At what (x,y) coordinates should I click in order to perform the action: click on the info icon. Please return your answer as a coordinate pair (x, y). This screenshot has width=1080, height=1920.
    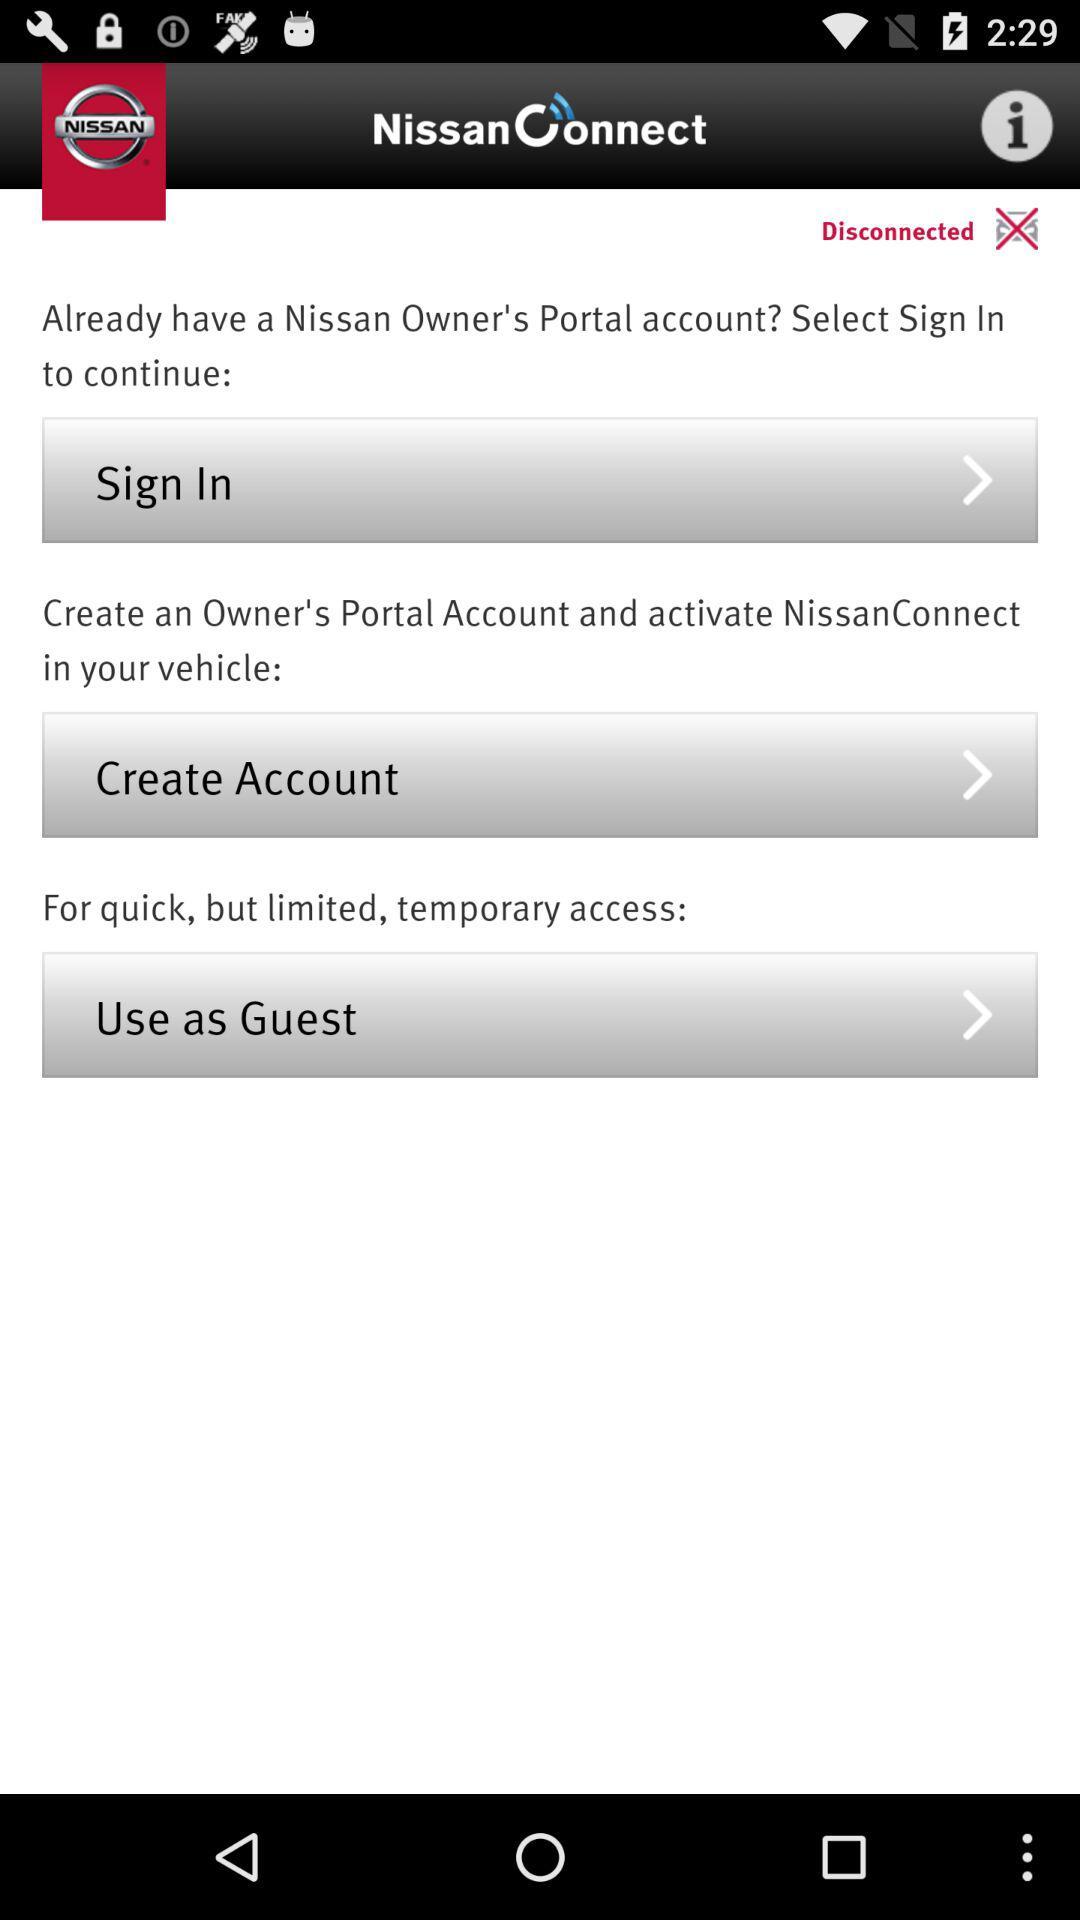
    Looking at the image, I should click on (1017, 133).